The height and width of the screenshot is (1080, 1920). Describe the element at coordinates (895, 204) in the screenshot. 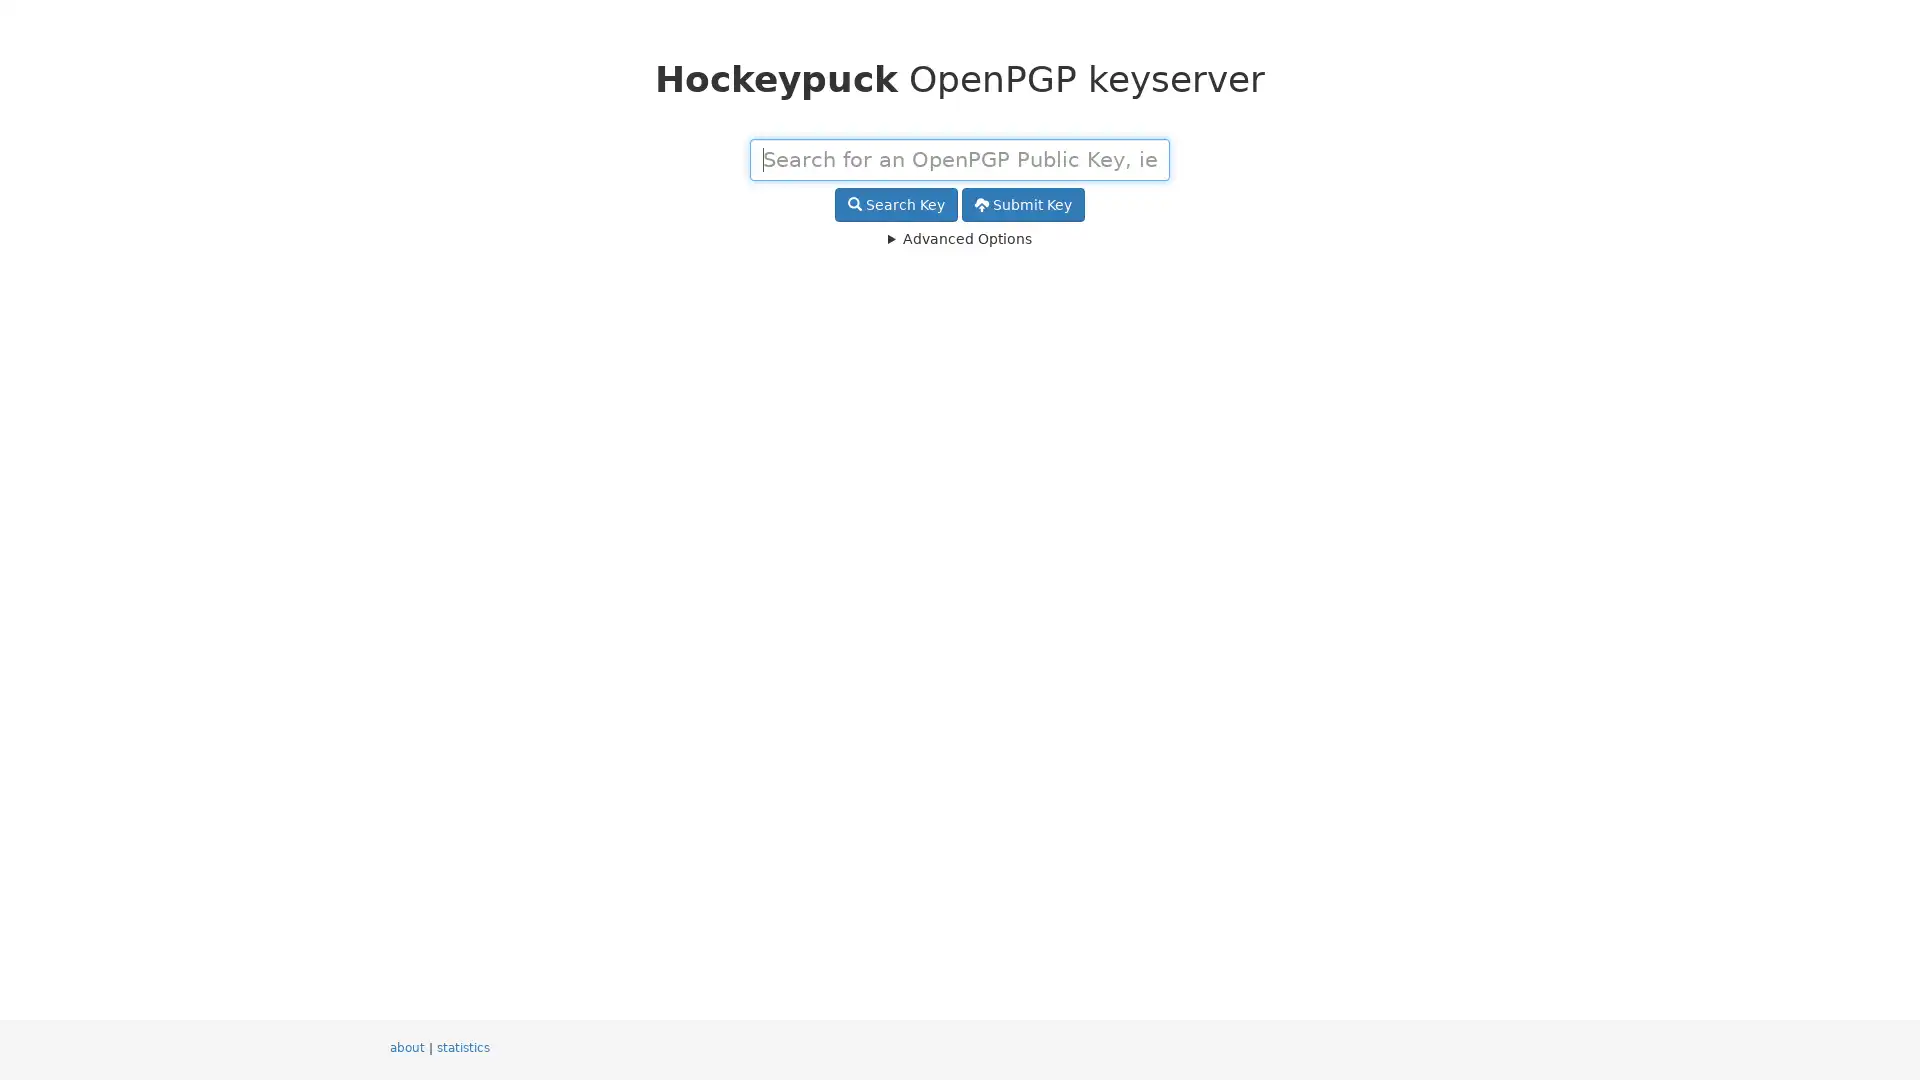

I see `Search Key` at that location.